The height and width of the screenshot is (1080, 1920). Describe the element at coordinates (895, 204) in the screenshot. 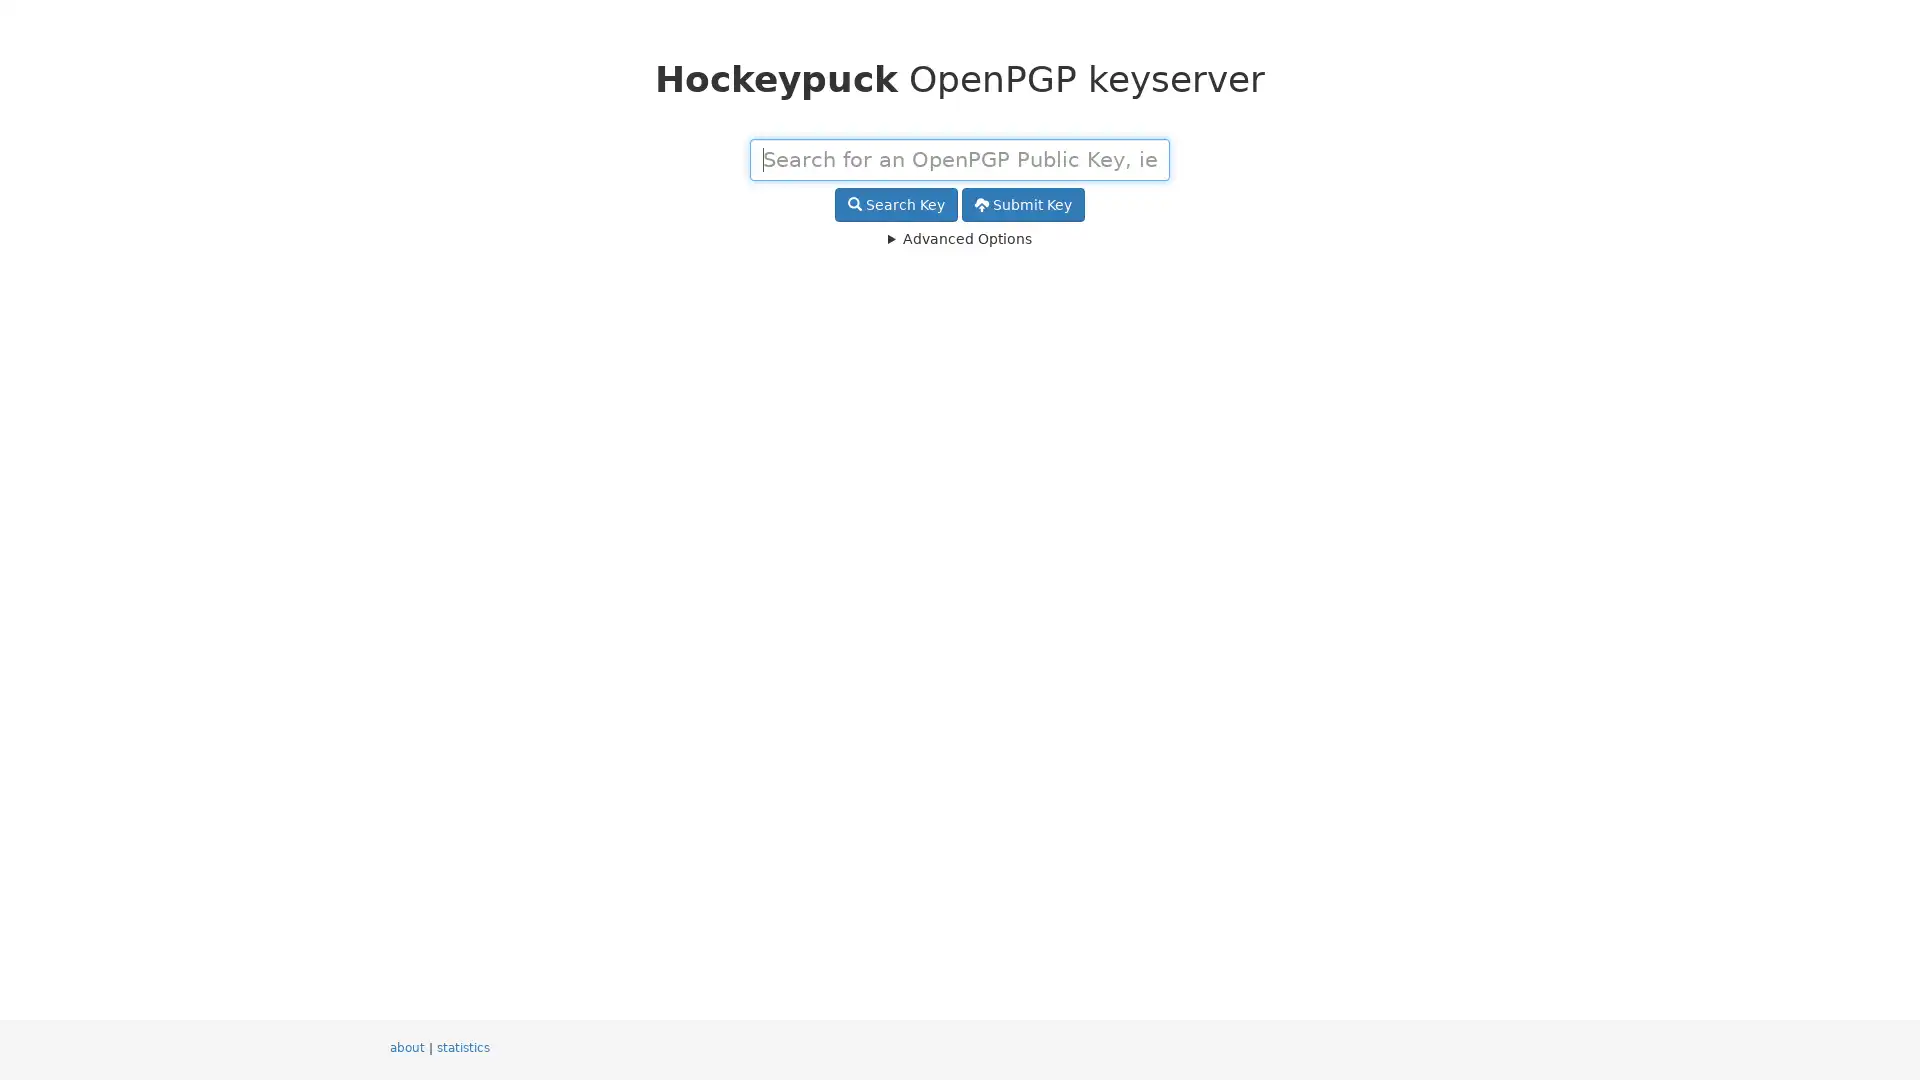

I see `Search Key` at that location.